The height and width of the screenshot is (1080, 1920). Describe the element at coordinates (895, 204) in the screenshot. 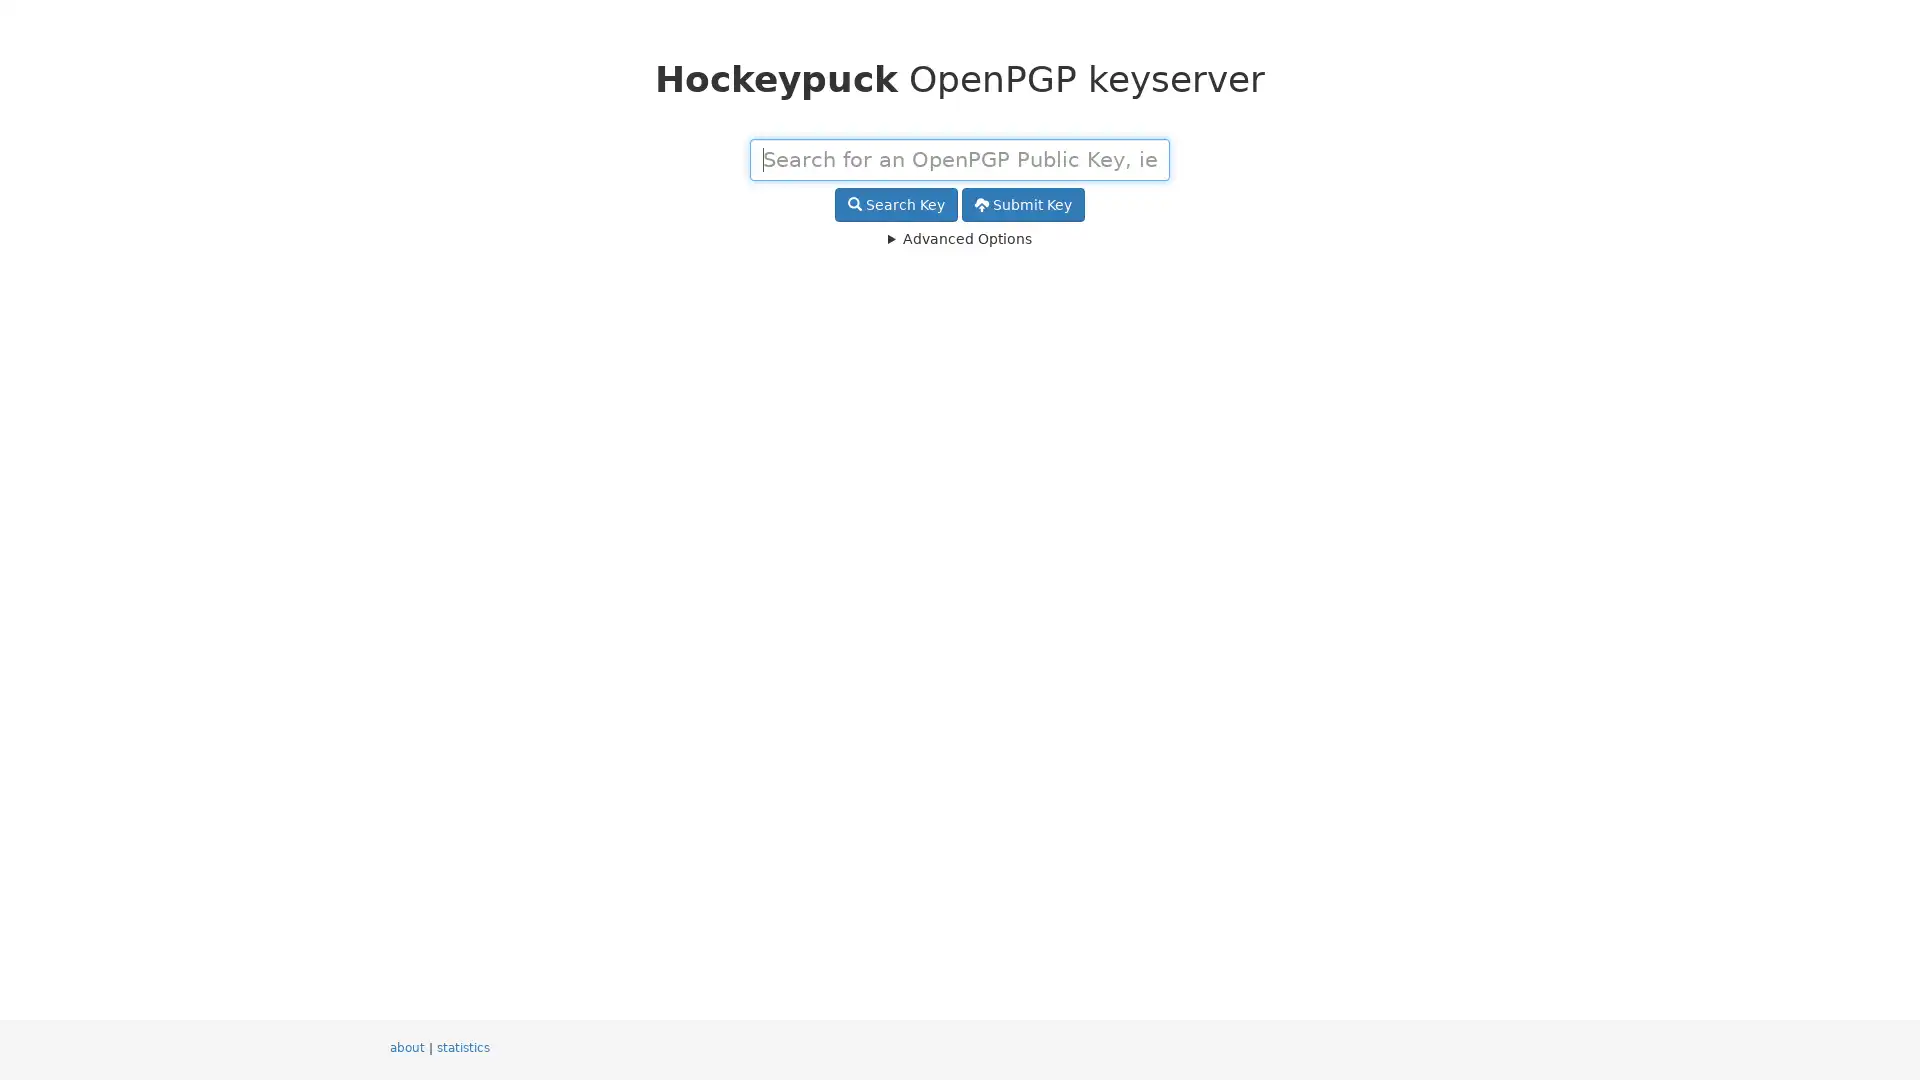

I see `Search Key` at that location.